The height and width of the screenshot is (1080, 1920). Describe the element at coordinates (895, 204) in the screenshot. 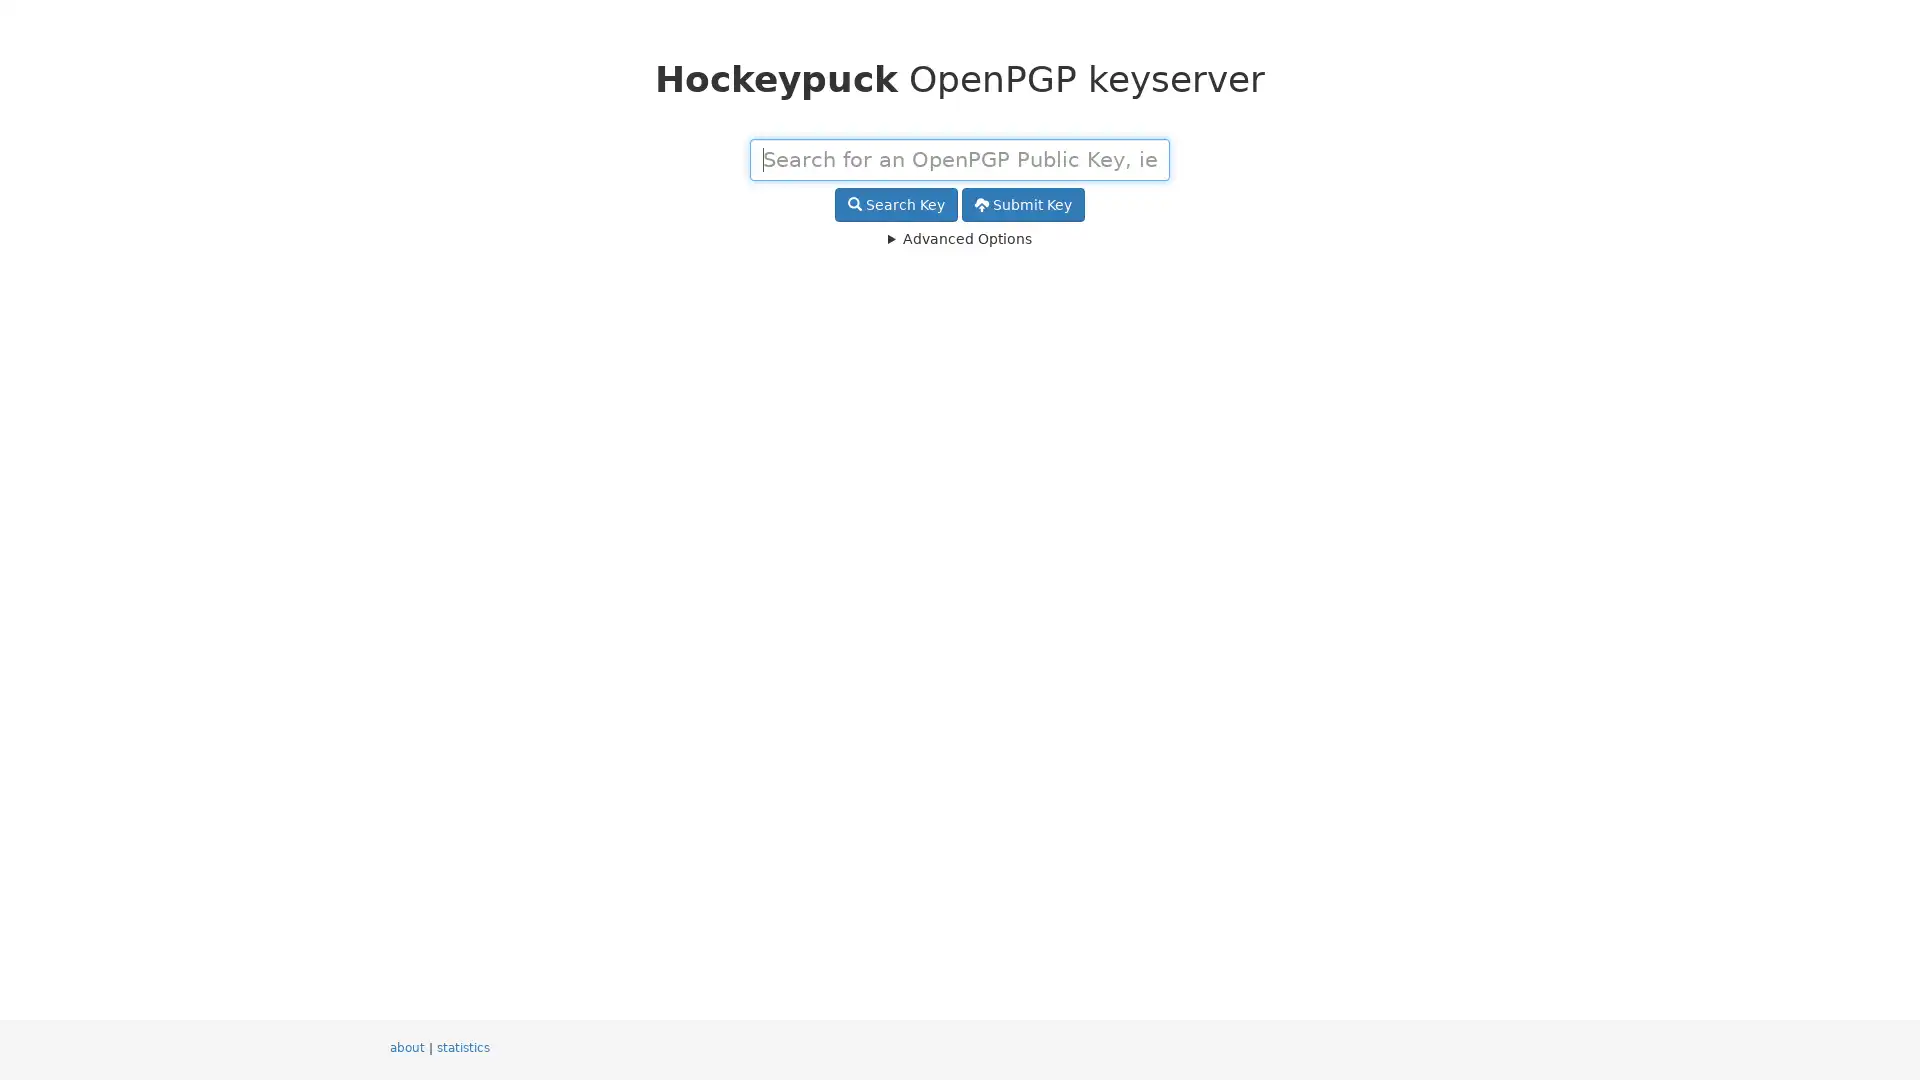

I see `Search Key` at that location.